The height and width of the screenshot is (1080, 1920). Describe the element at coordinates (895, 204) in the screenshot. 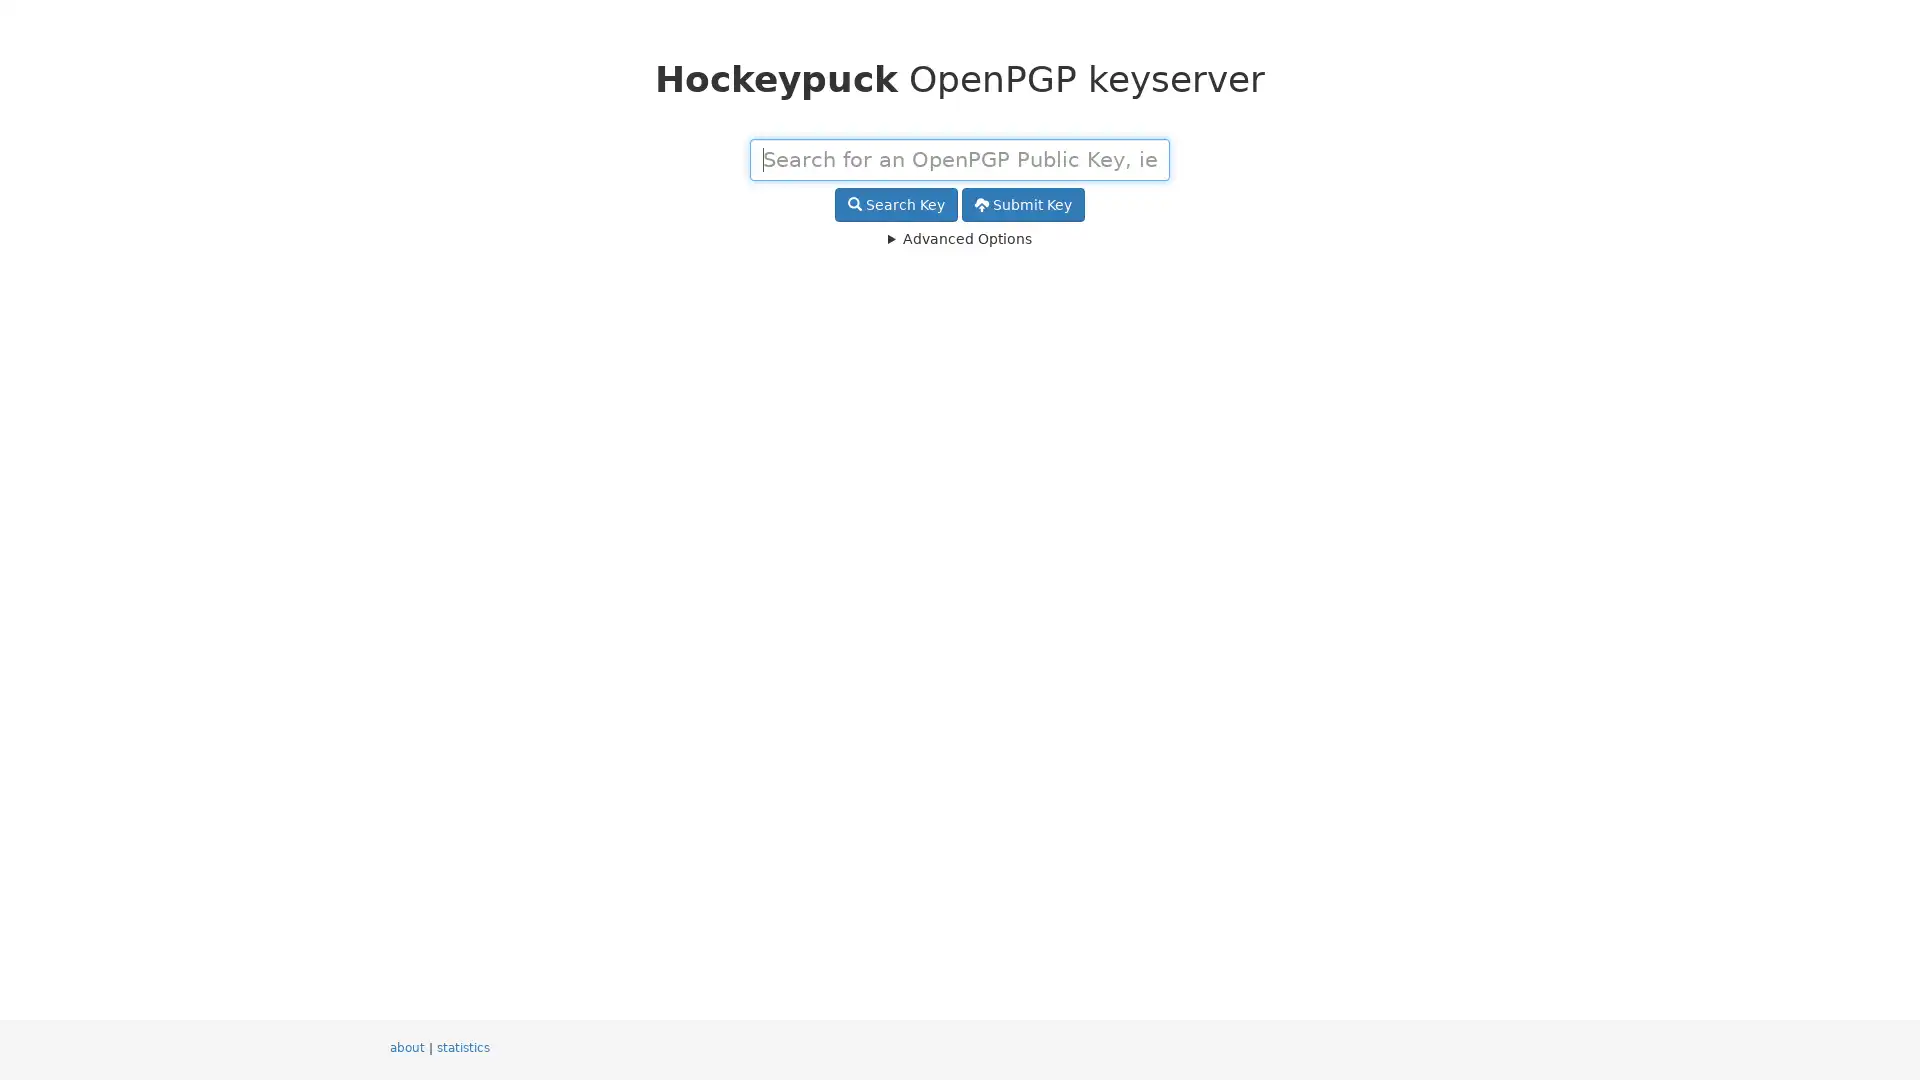

I see `Search Key` at that location.